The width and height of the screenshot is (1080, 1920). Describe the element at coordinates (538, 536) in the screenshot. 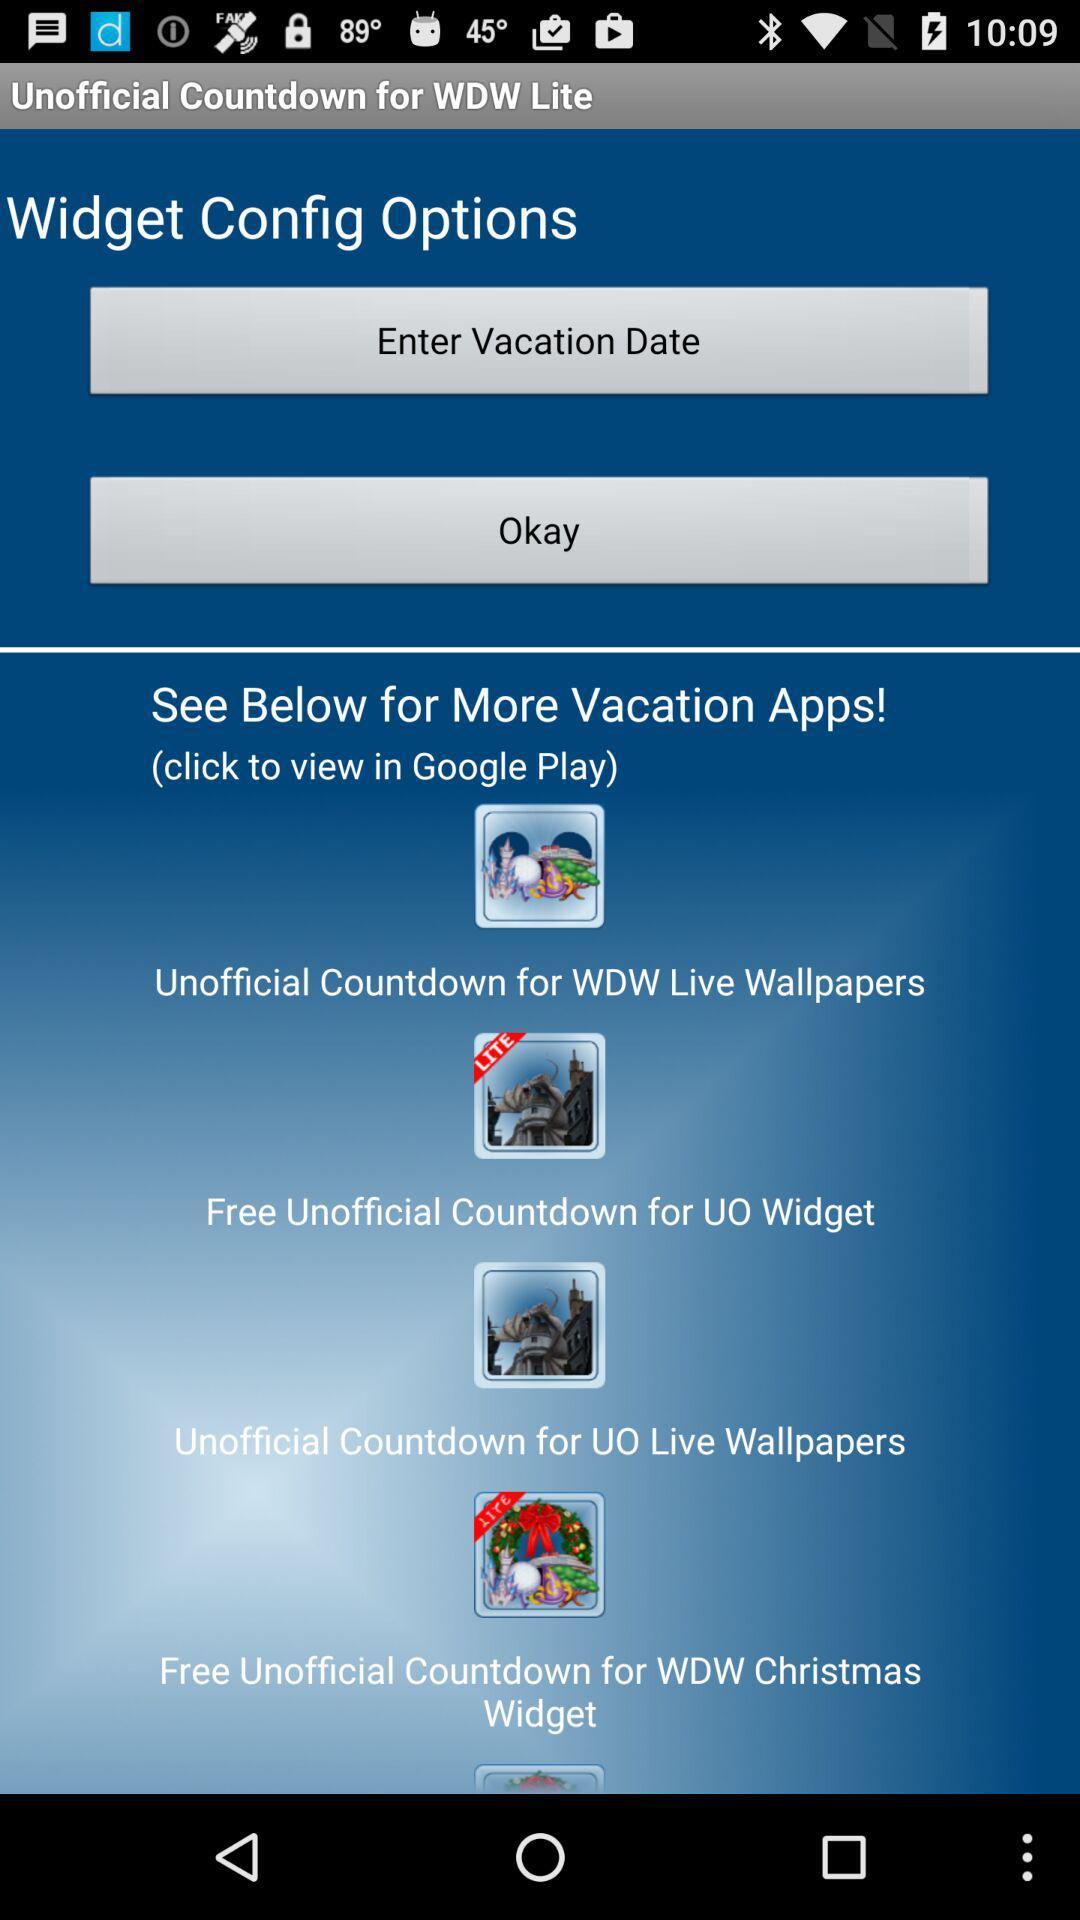

I see `the icon below the enter vacation date button` at that location.